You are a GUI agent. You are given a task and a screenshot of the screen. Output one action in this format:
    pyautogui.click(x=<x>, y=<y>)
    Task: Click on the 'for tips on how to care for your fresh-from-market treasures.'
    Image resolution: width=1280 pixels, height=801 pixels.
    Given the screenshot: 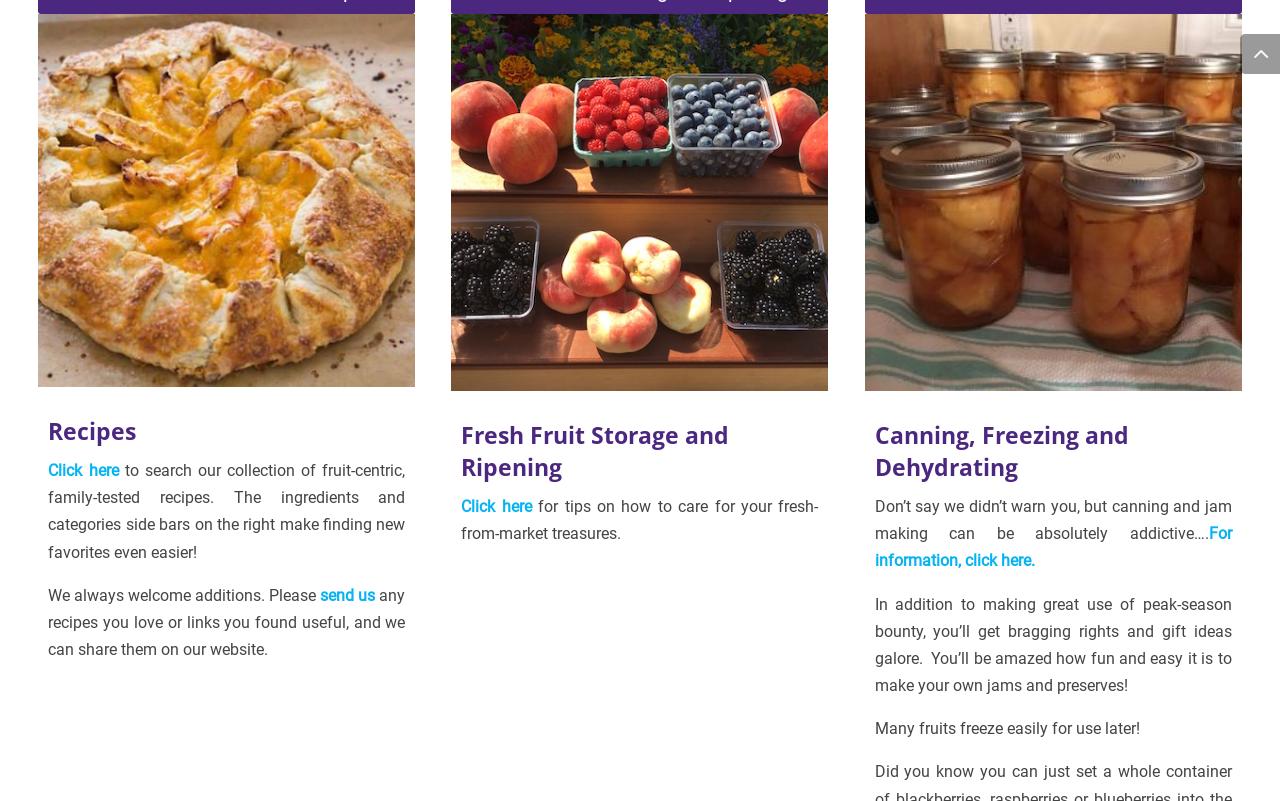 What is the action you would take?
    pyautogui.click(x=638, y=519)
    